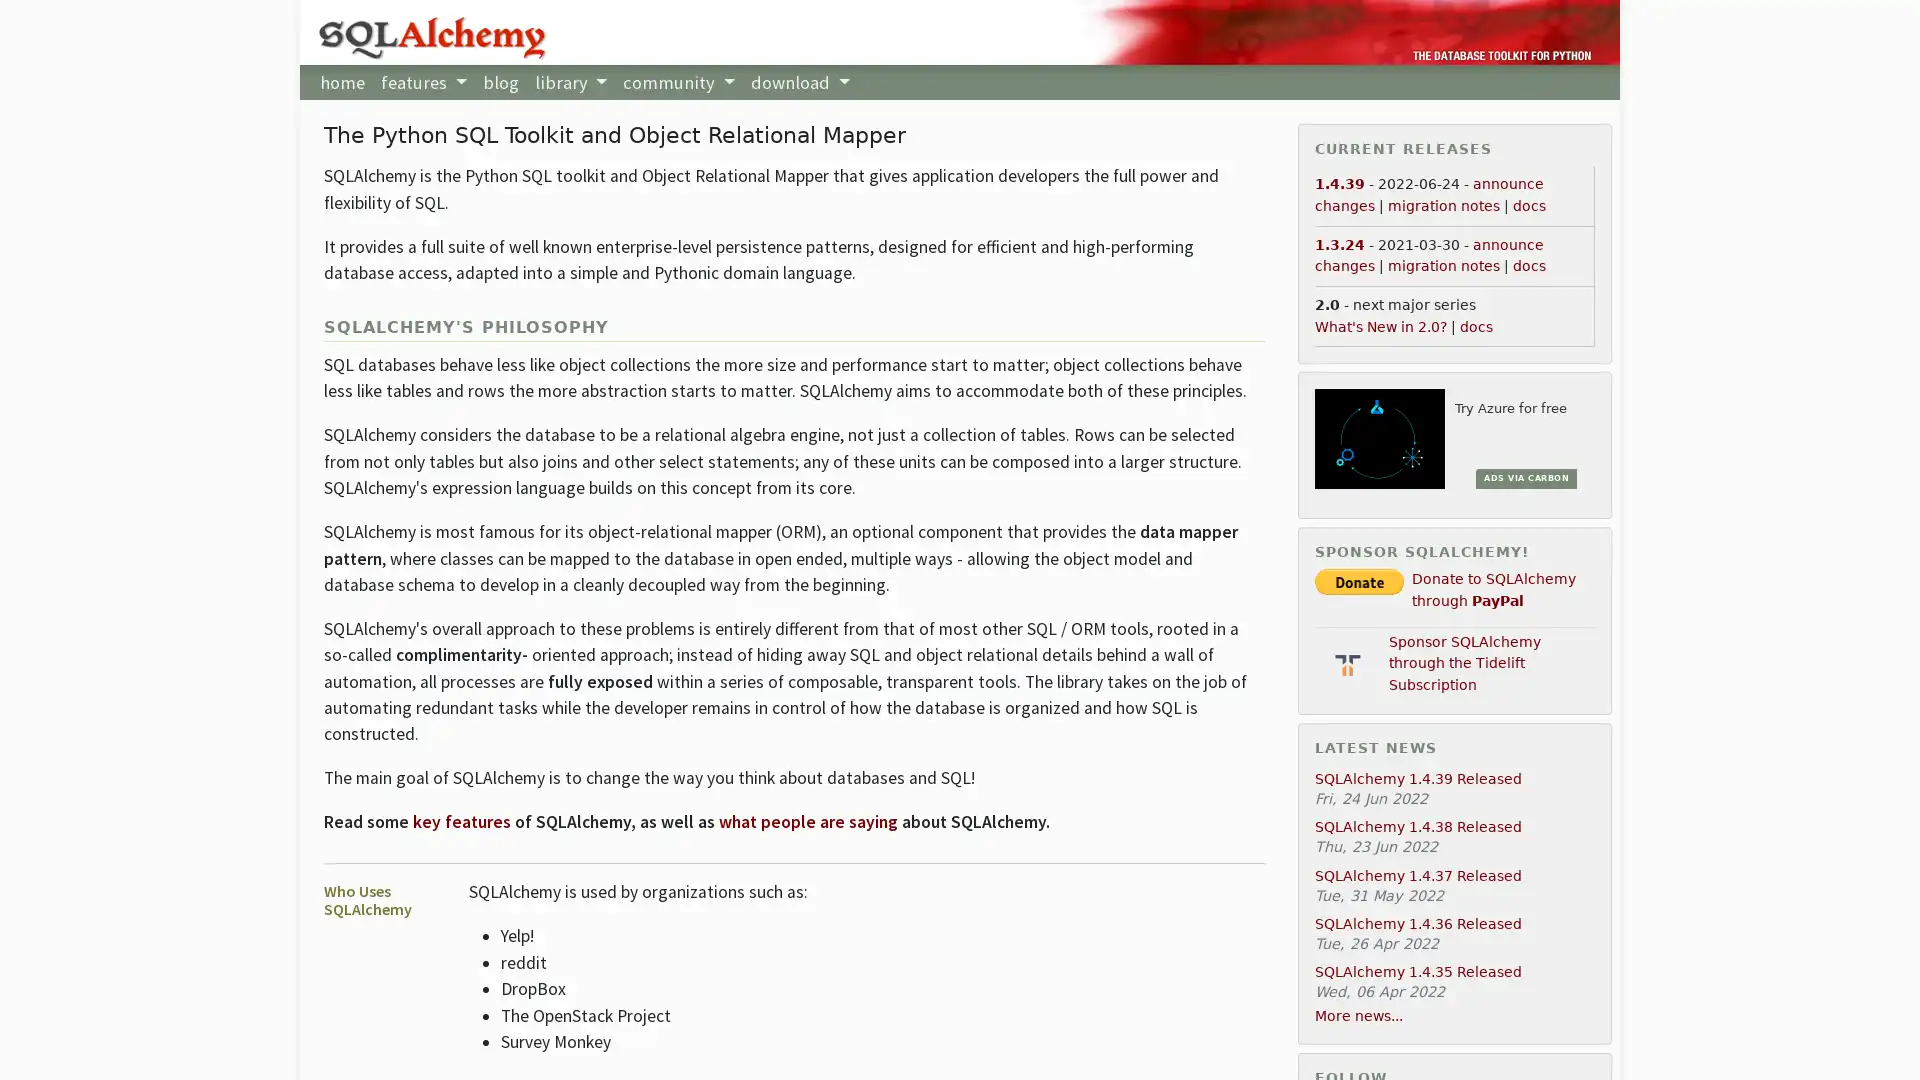 The width and height of the screenshot is (1920, 1080). I want to click on features, so click(422, 81).